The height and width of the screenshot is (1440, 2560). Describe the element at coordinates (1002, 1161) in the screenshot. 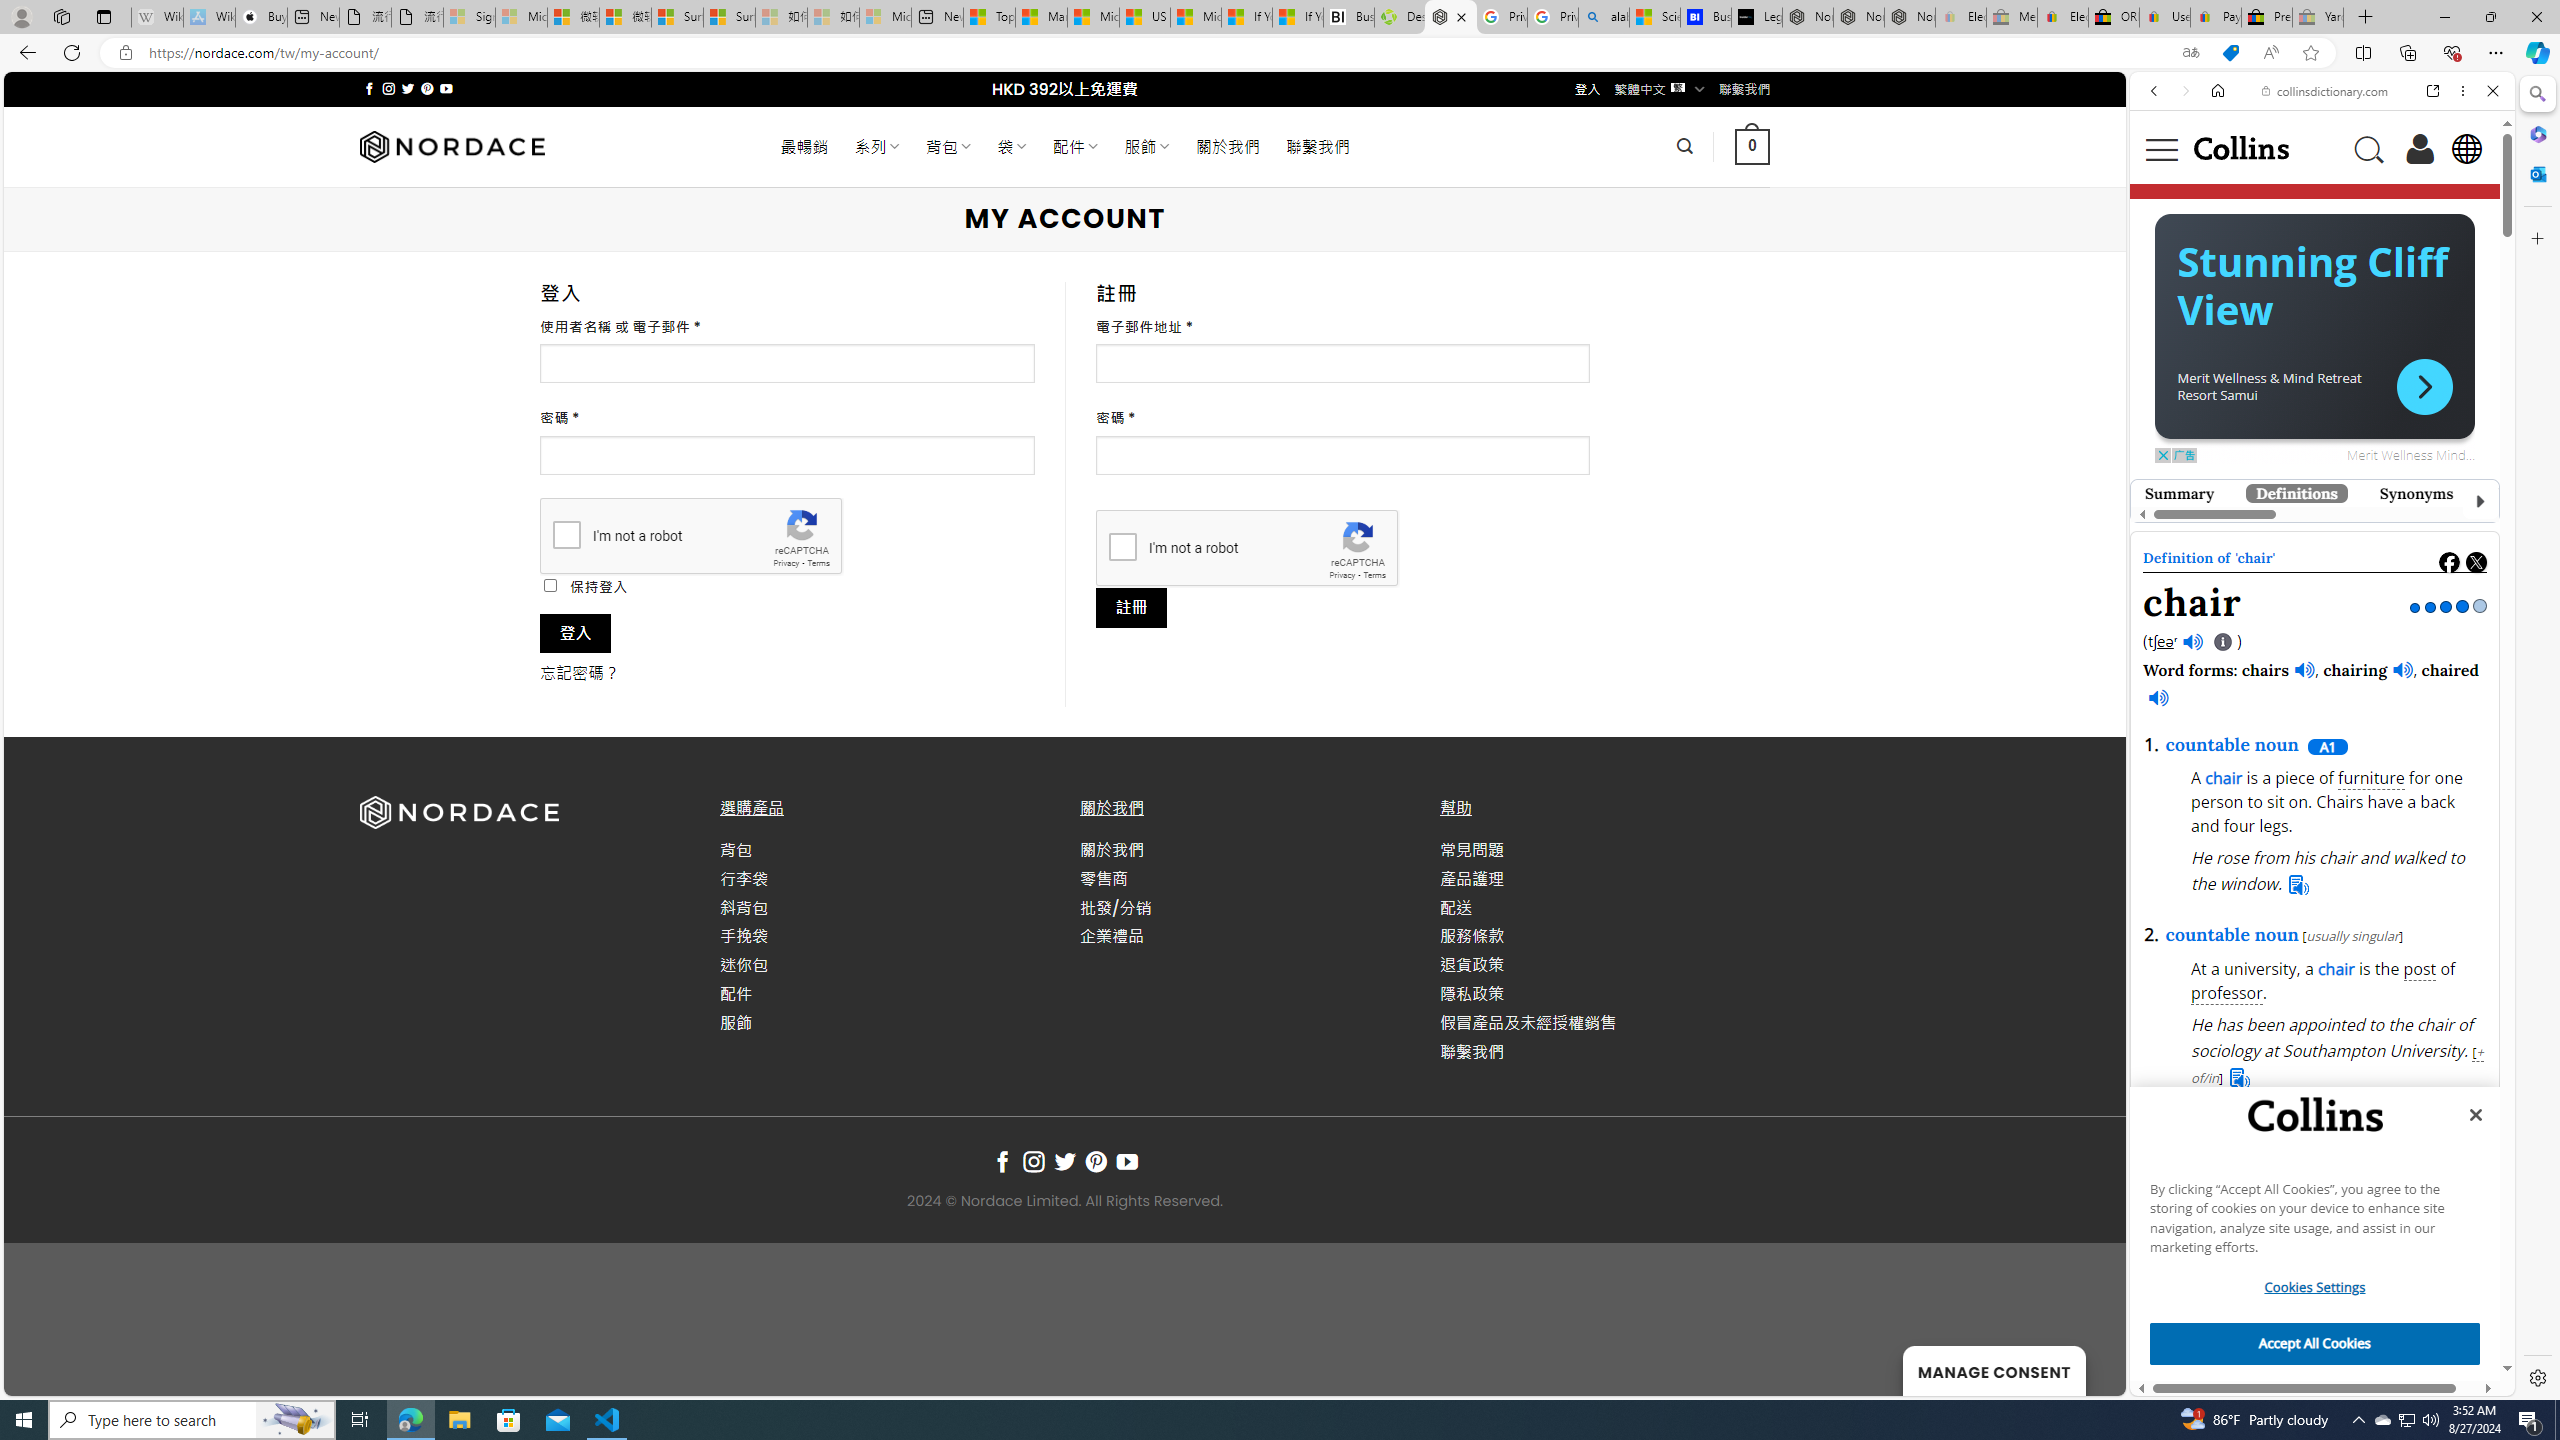

I see `'Follow on Facebook'` at that location.